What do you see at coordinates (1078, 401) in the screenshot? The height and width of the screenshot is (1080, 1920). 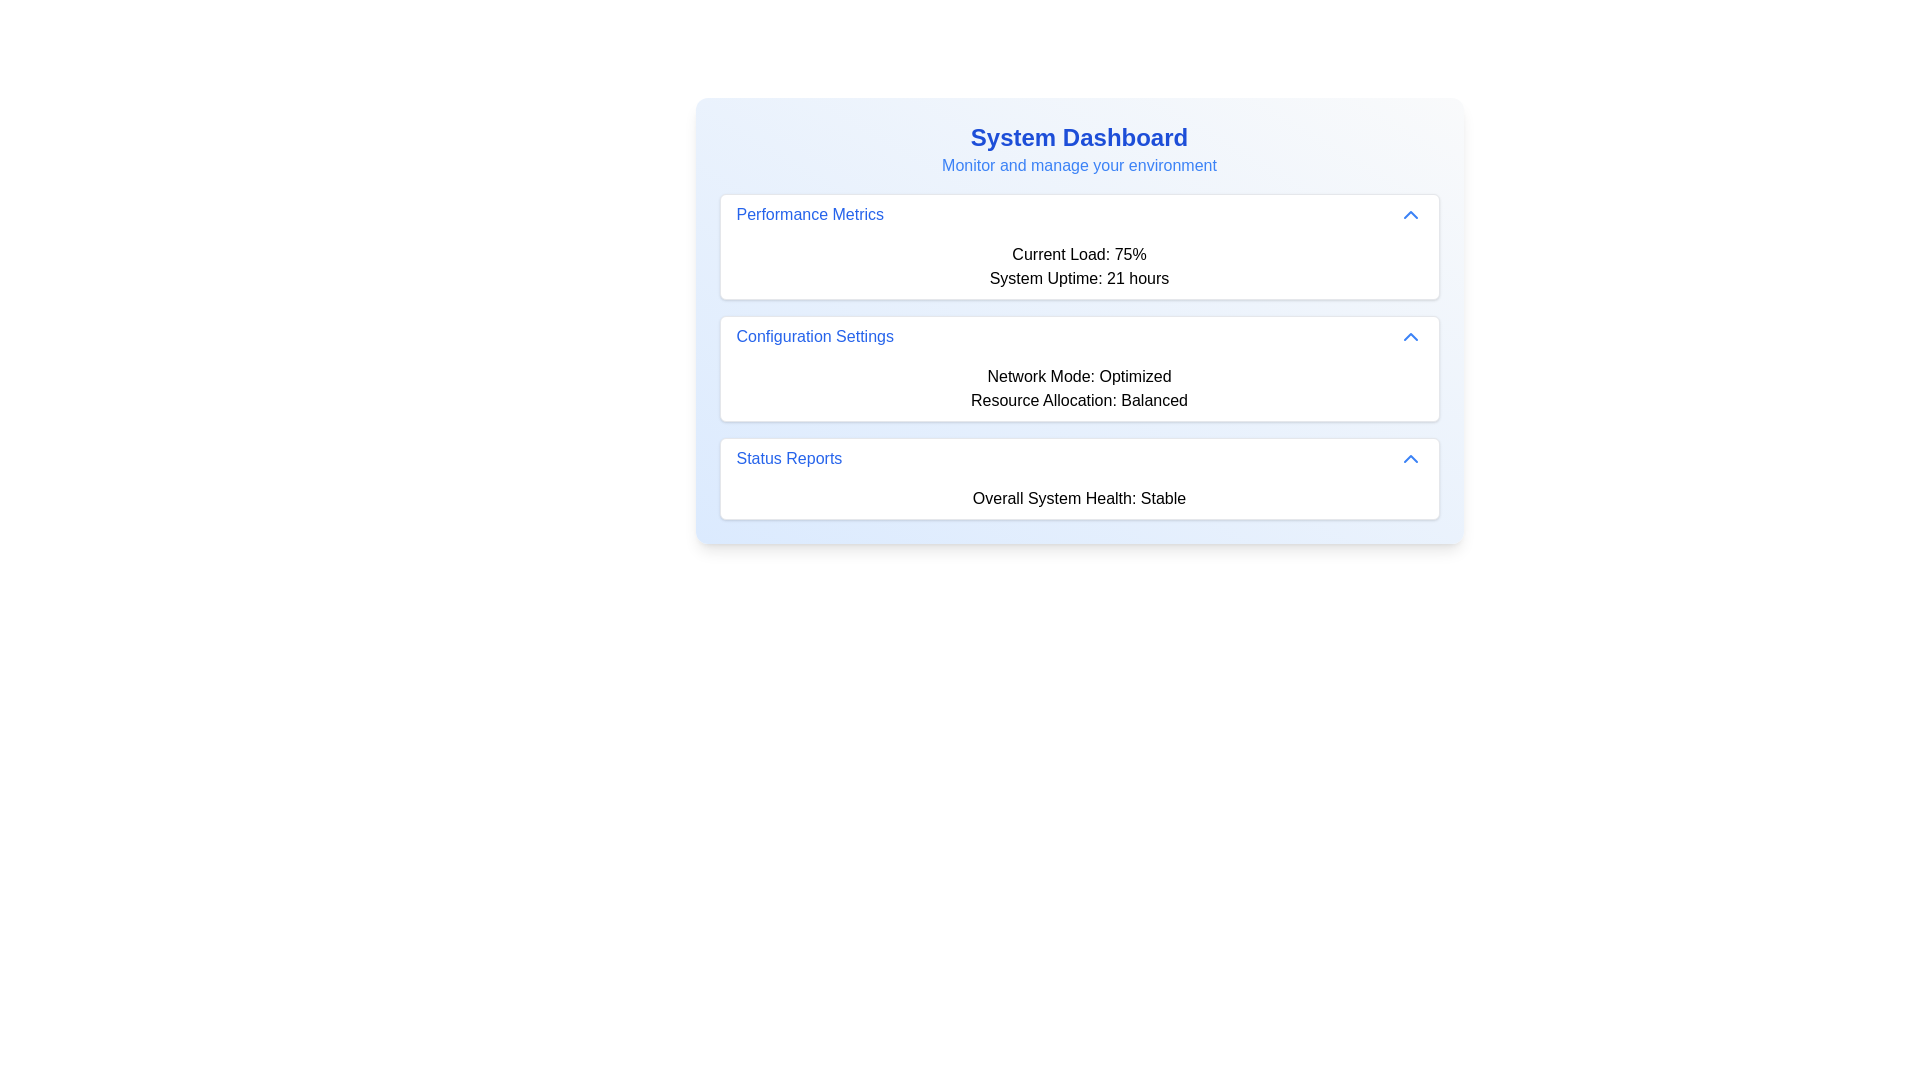 I see `the static text label indicating 'Balanced' in the 'Configuration Settings' card, which summarizes the current resource allocation` at bounding box center [1078, 401].